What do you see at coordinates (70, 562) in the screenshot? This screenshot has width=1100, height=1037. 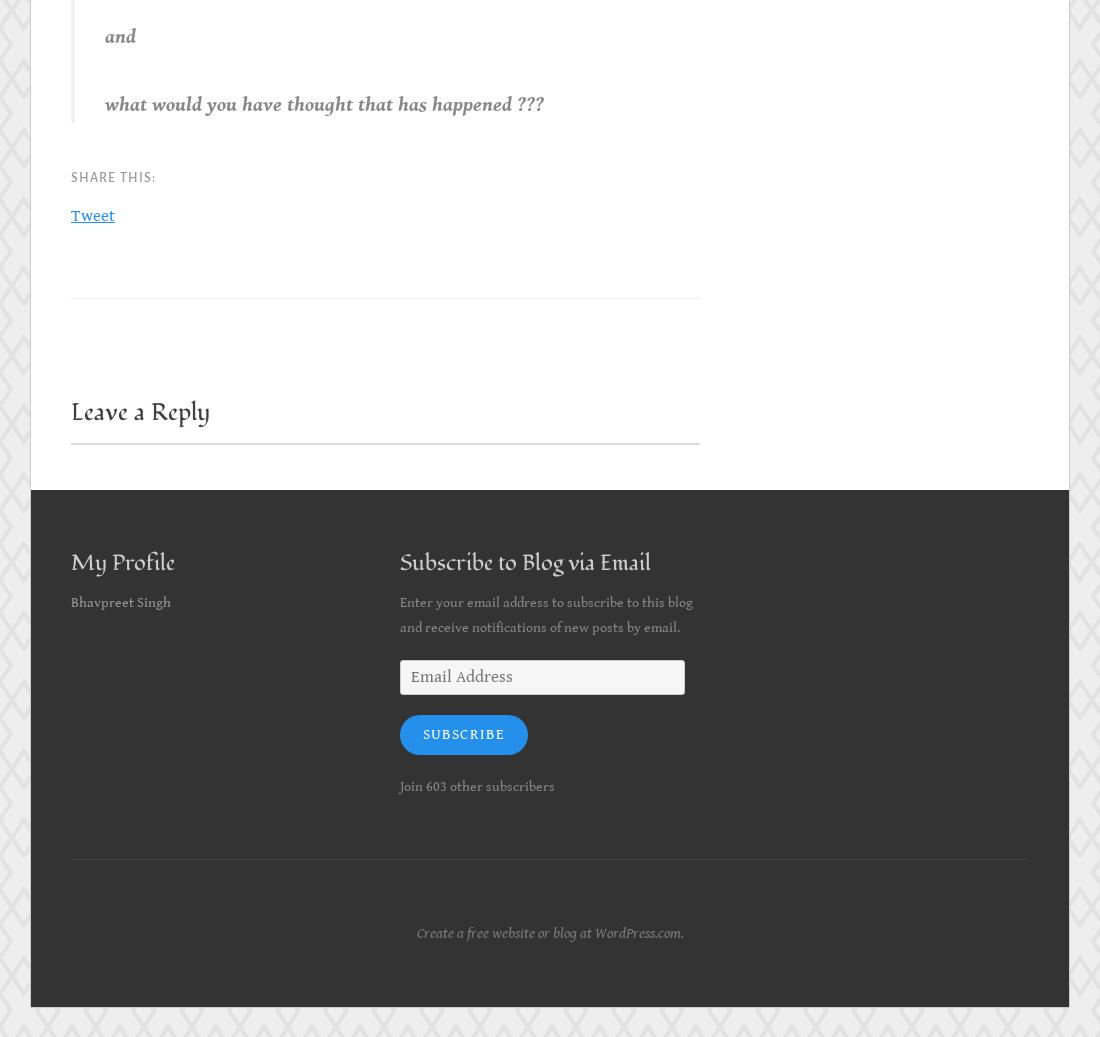 I see `'My Profile'` at bounding box center [70, 562].